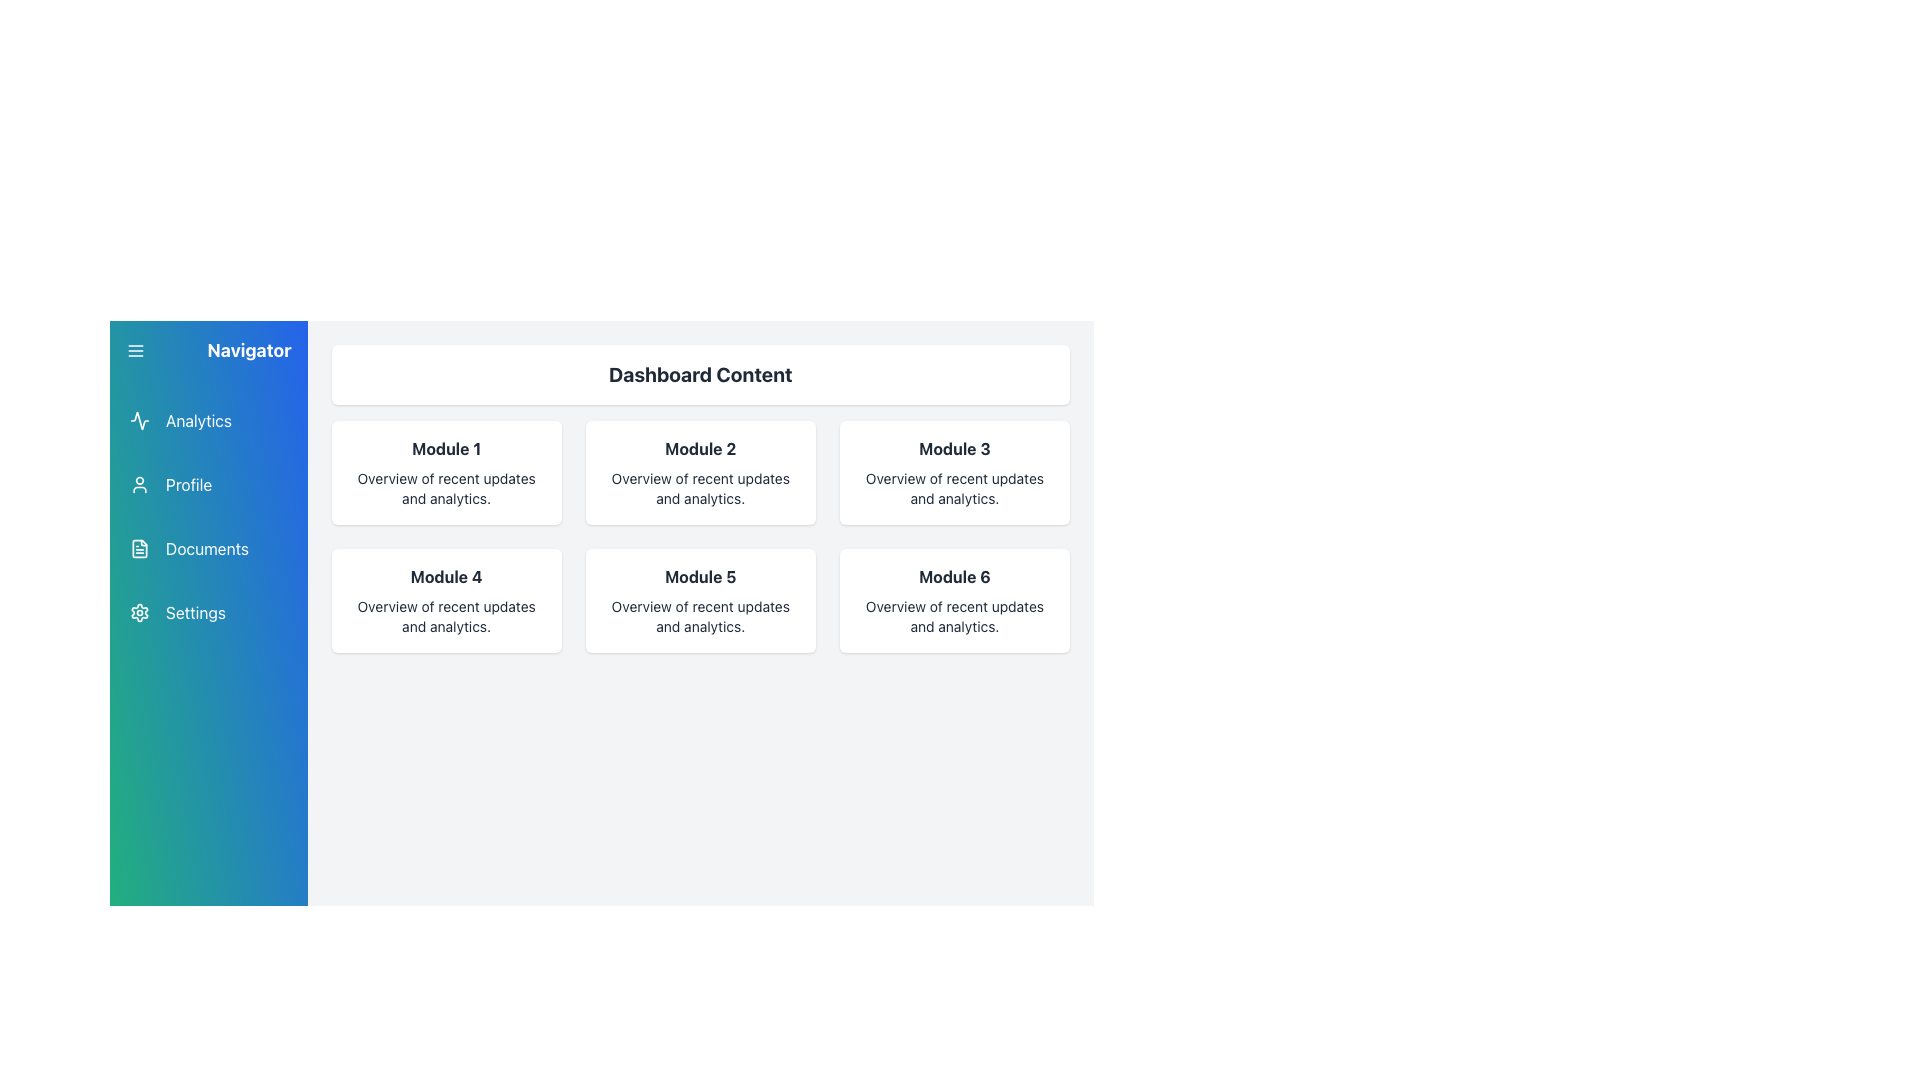 The image size is (1920, 1080). I want to click on the card displaying information about Module 6, located in the last position of a six-card grid in the Dashboard Content section, so click(954, 600).